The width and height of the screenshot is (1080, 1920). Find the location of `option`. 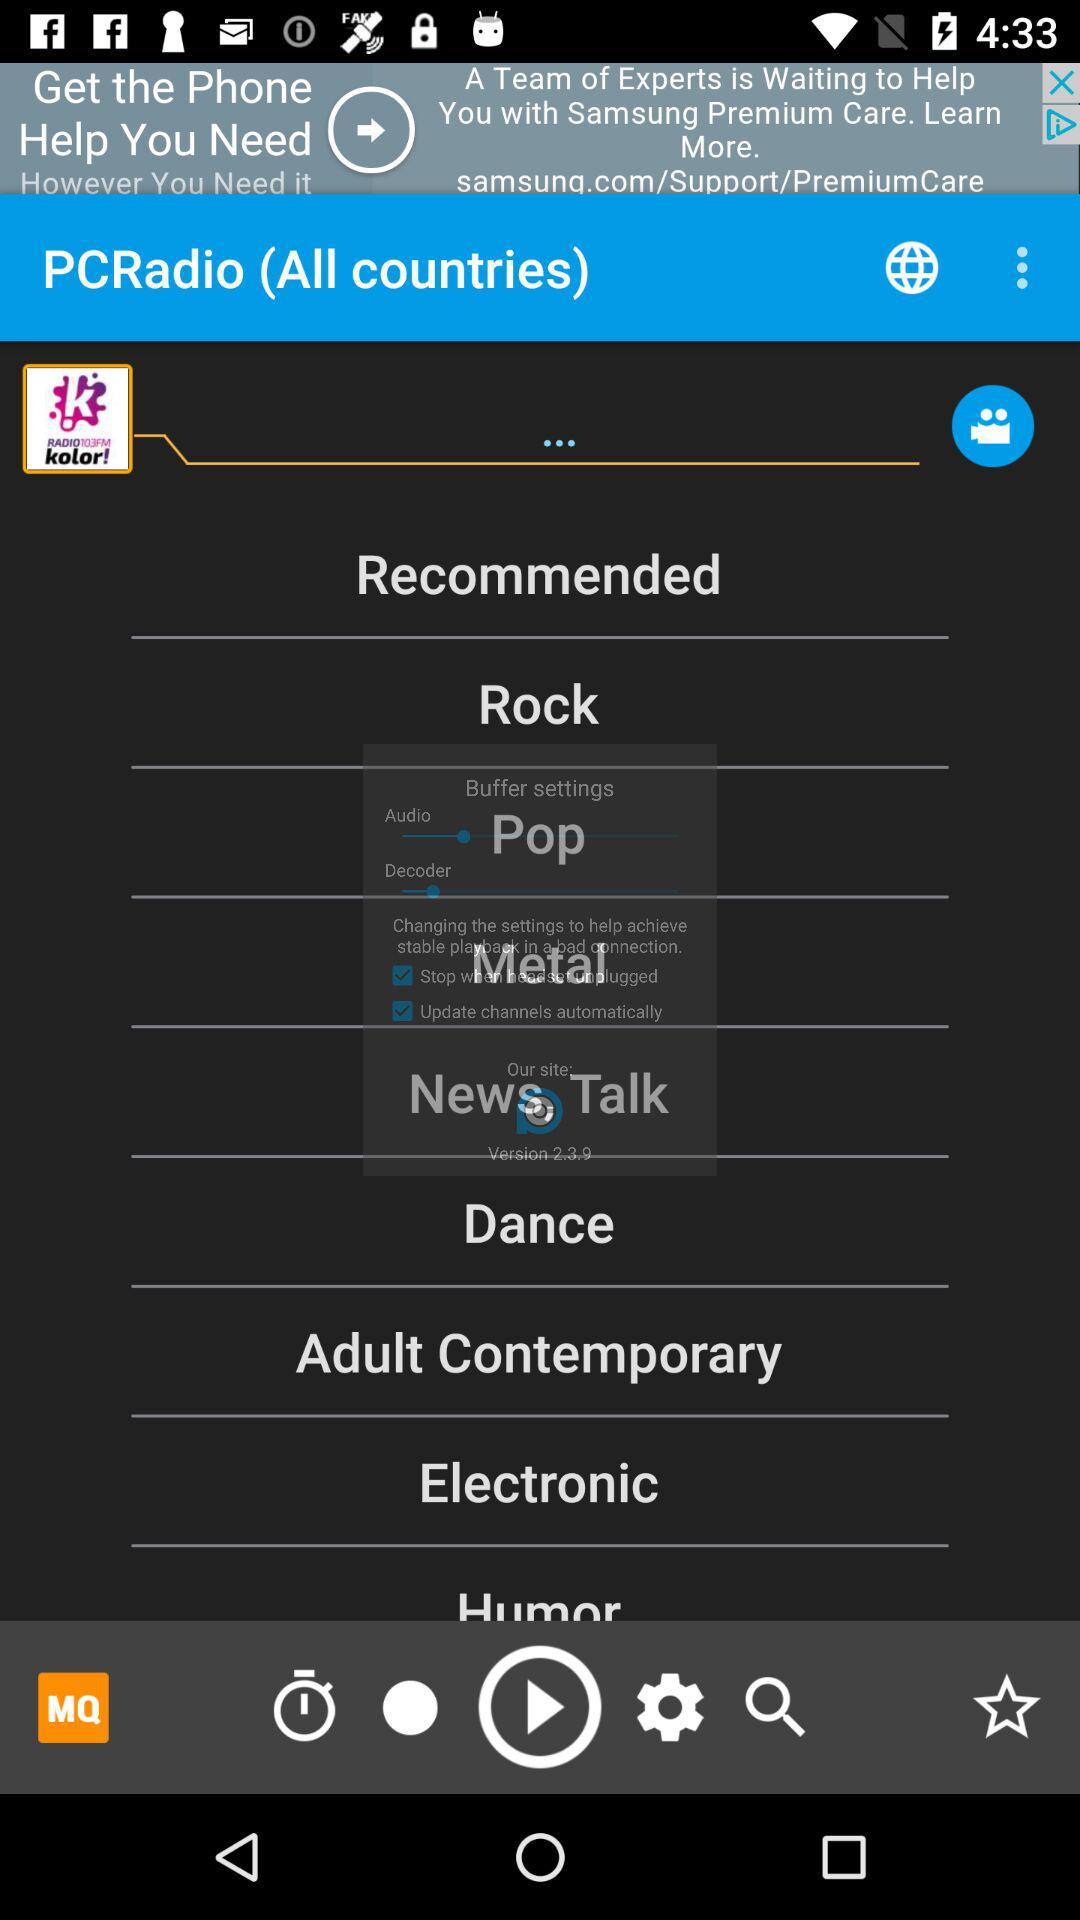

option is located at coordinates (540, 1706).